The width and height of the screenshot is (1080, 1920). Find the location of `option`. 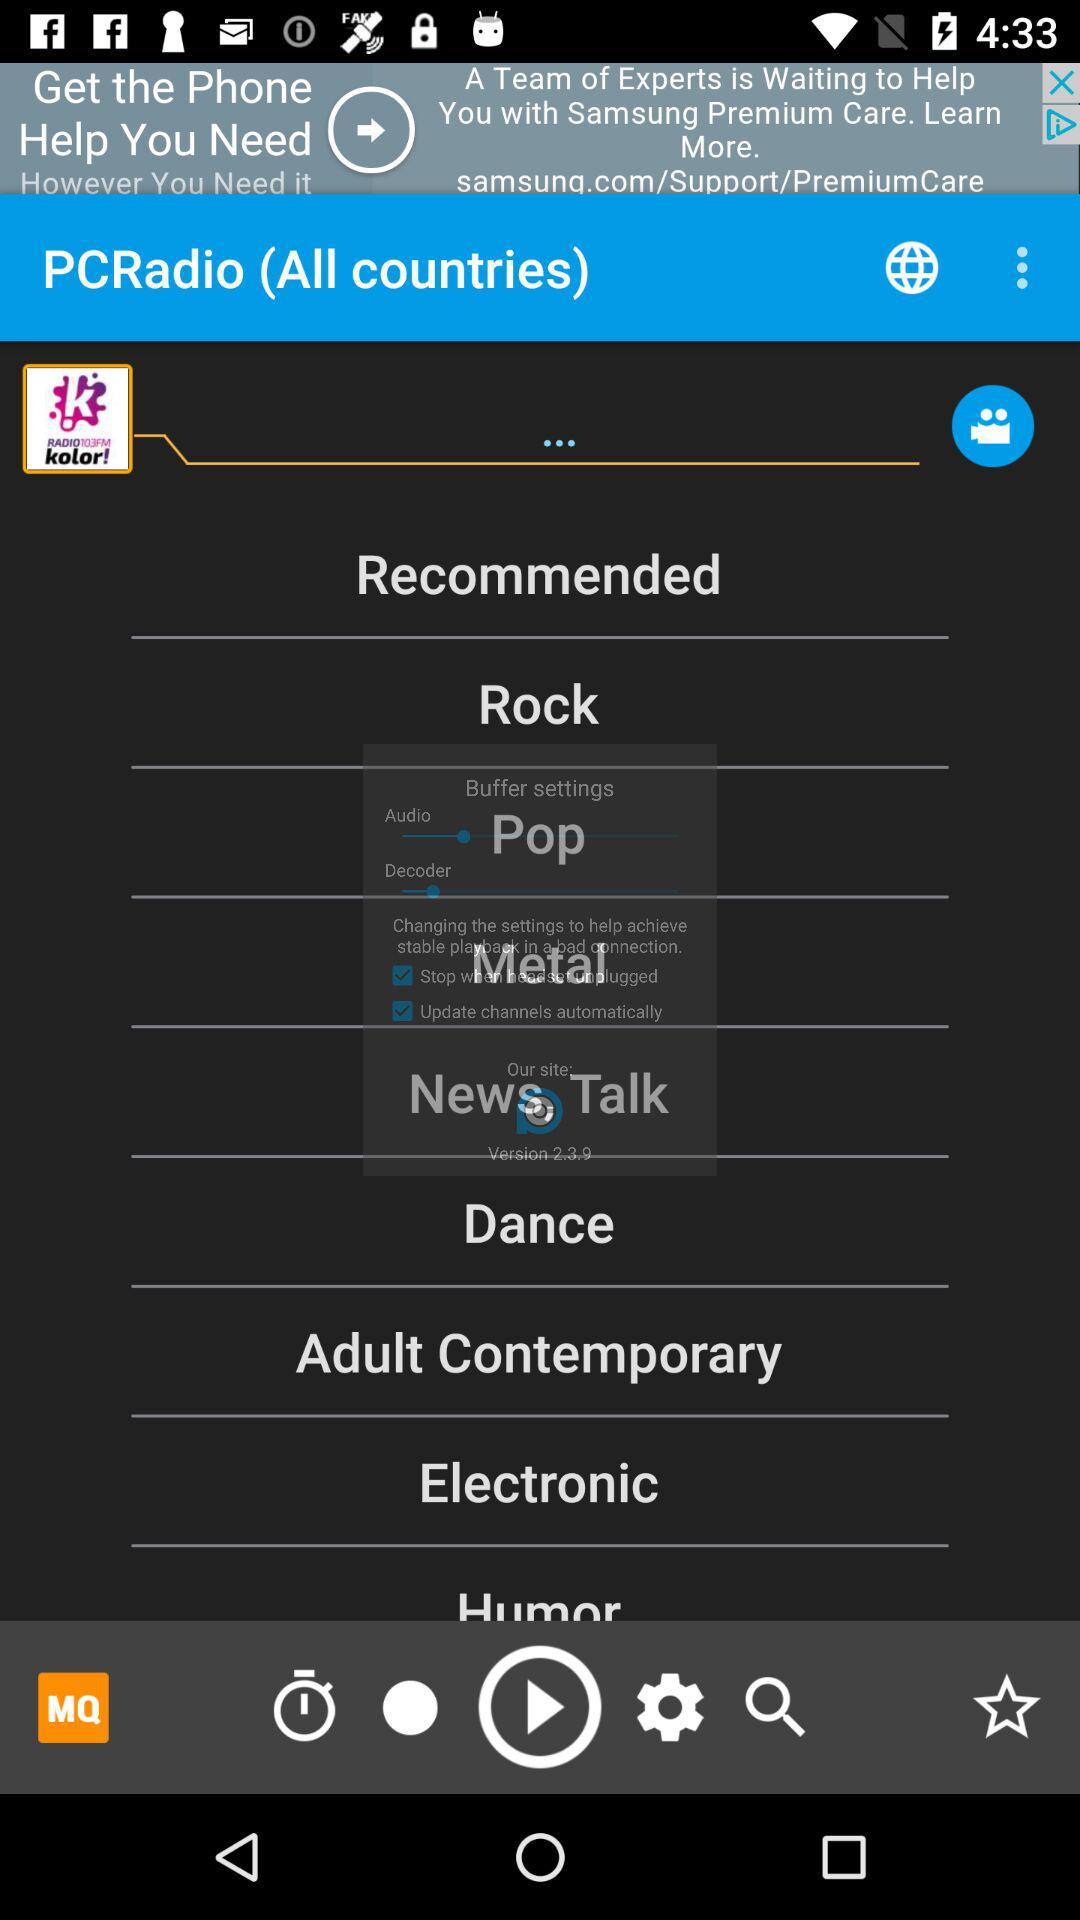

option is located at coordinates (540, 1706).